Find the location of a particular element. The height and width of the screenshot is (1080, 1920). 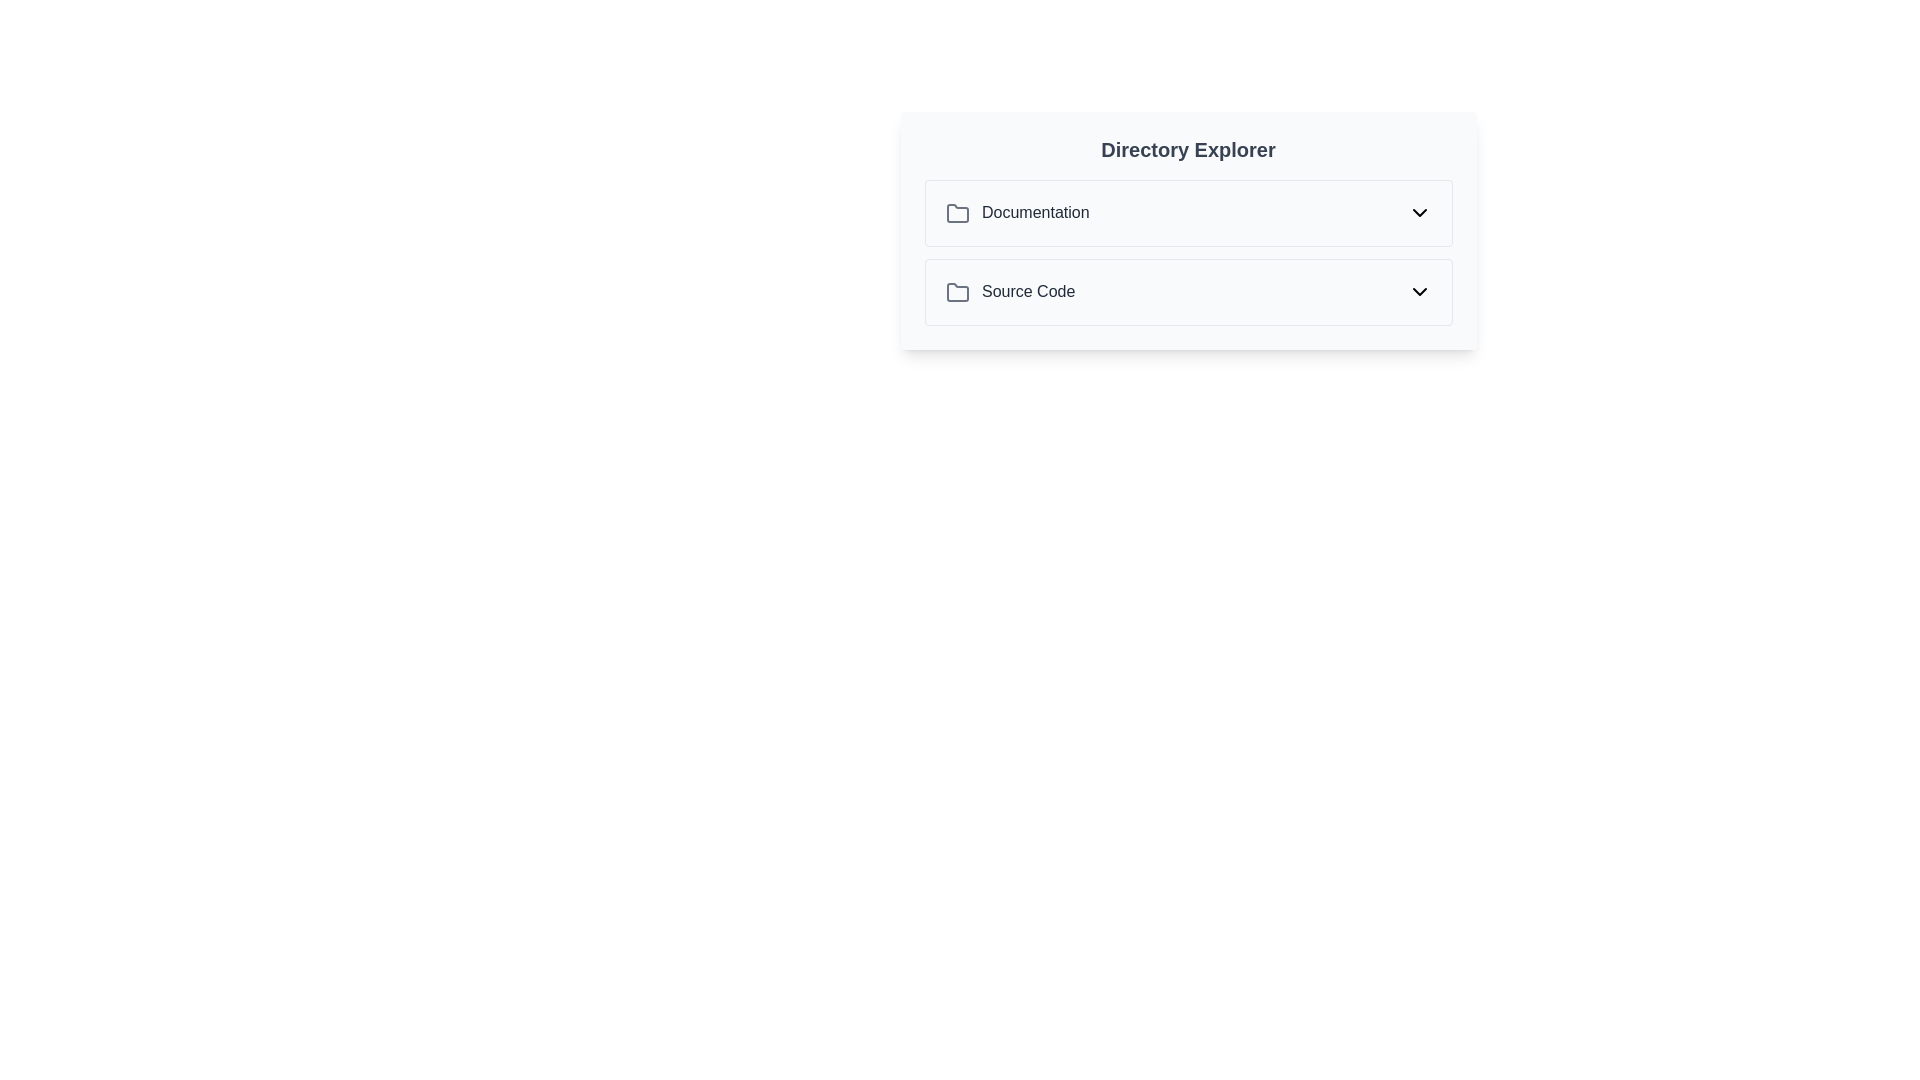

the prominent heading 'Directory Explorer' which is styled in bold, large dark gray font at the top of the centered white rectangular card is located at coordinates (1188, 149).